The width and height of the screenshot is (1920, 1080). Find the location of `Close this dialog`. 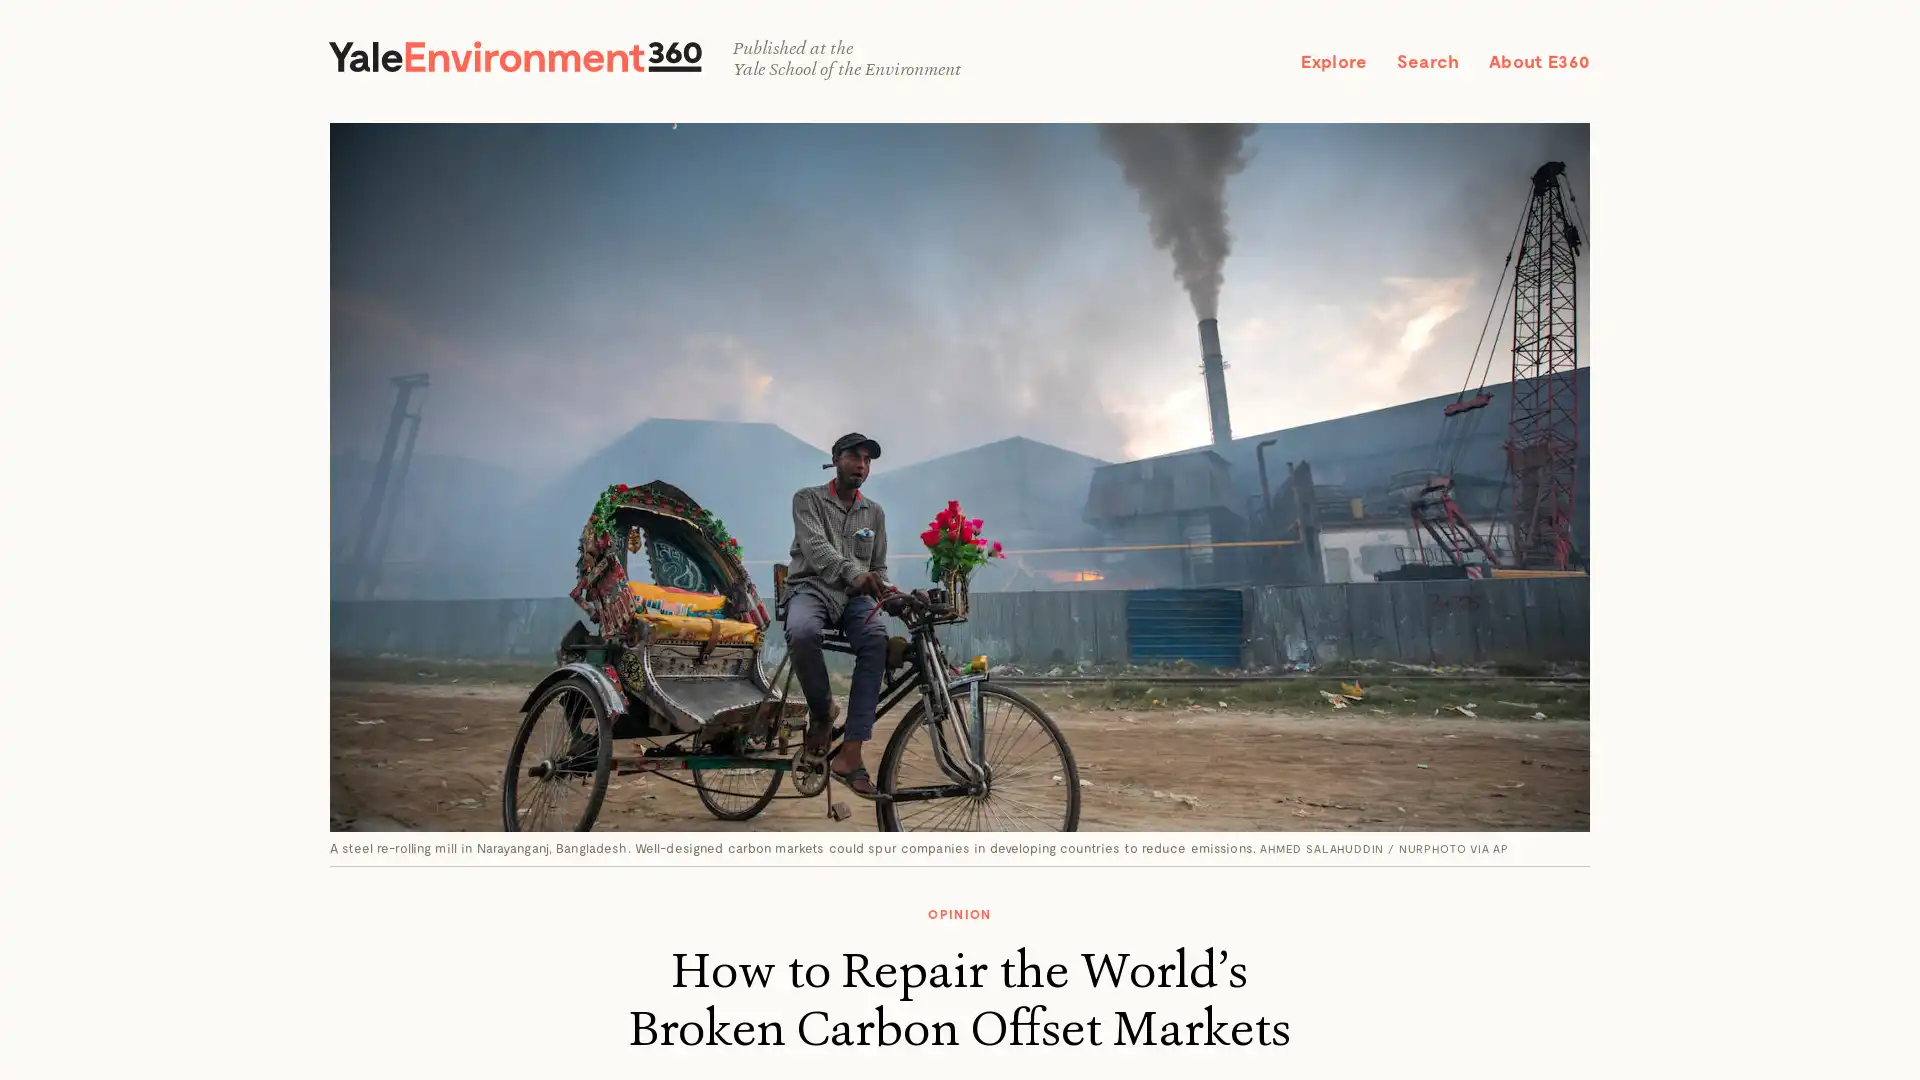

Close this dialog is located at coordinates (1191, 375).